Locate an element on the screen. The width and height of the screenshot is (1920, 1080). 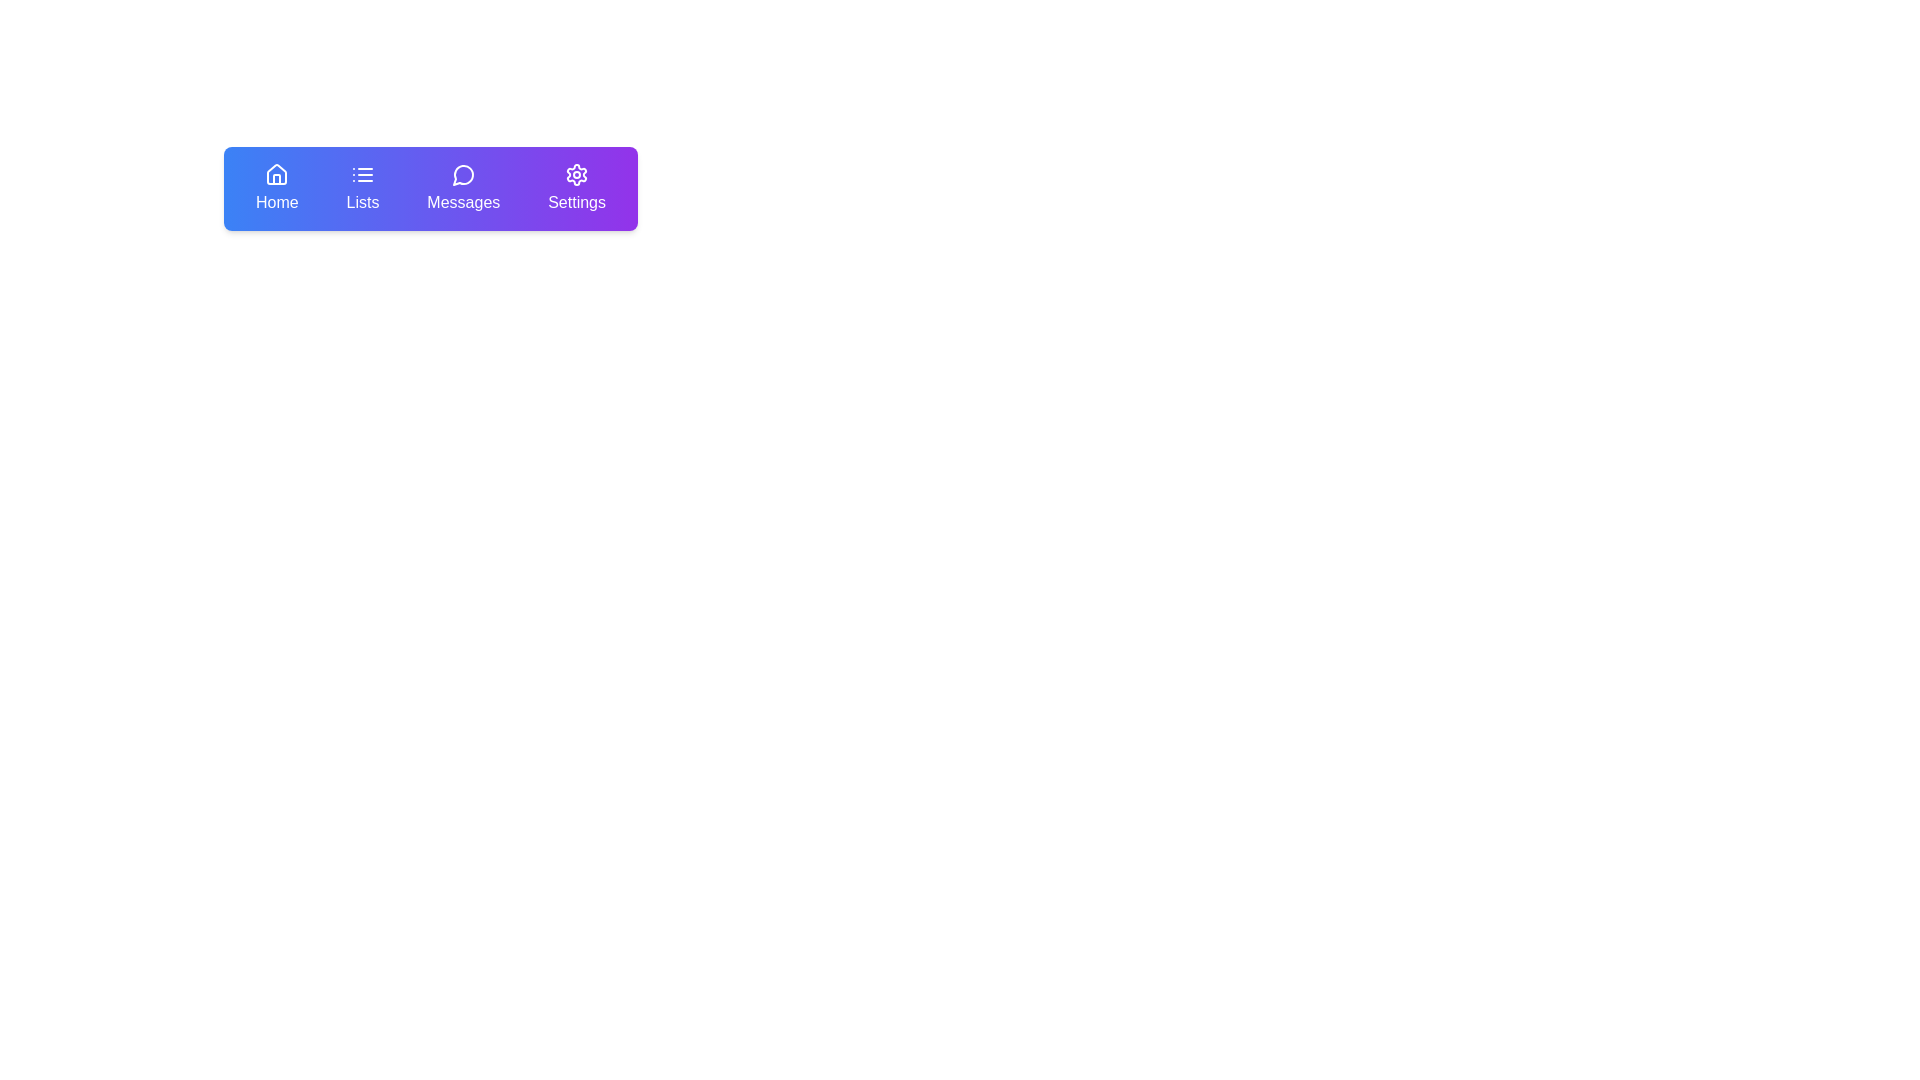
the navigation button labeled 'Lists' which is the second item from the left in the navigation bar, positioned between 'Home' and 'Messages', to initiate a visual or interactive response is located at coordinates (363, 189).